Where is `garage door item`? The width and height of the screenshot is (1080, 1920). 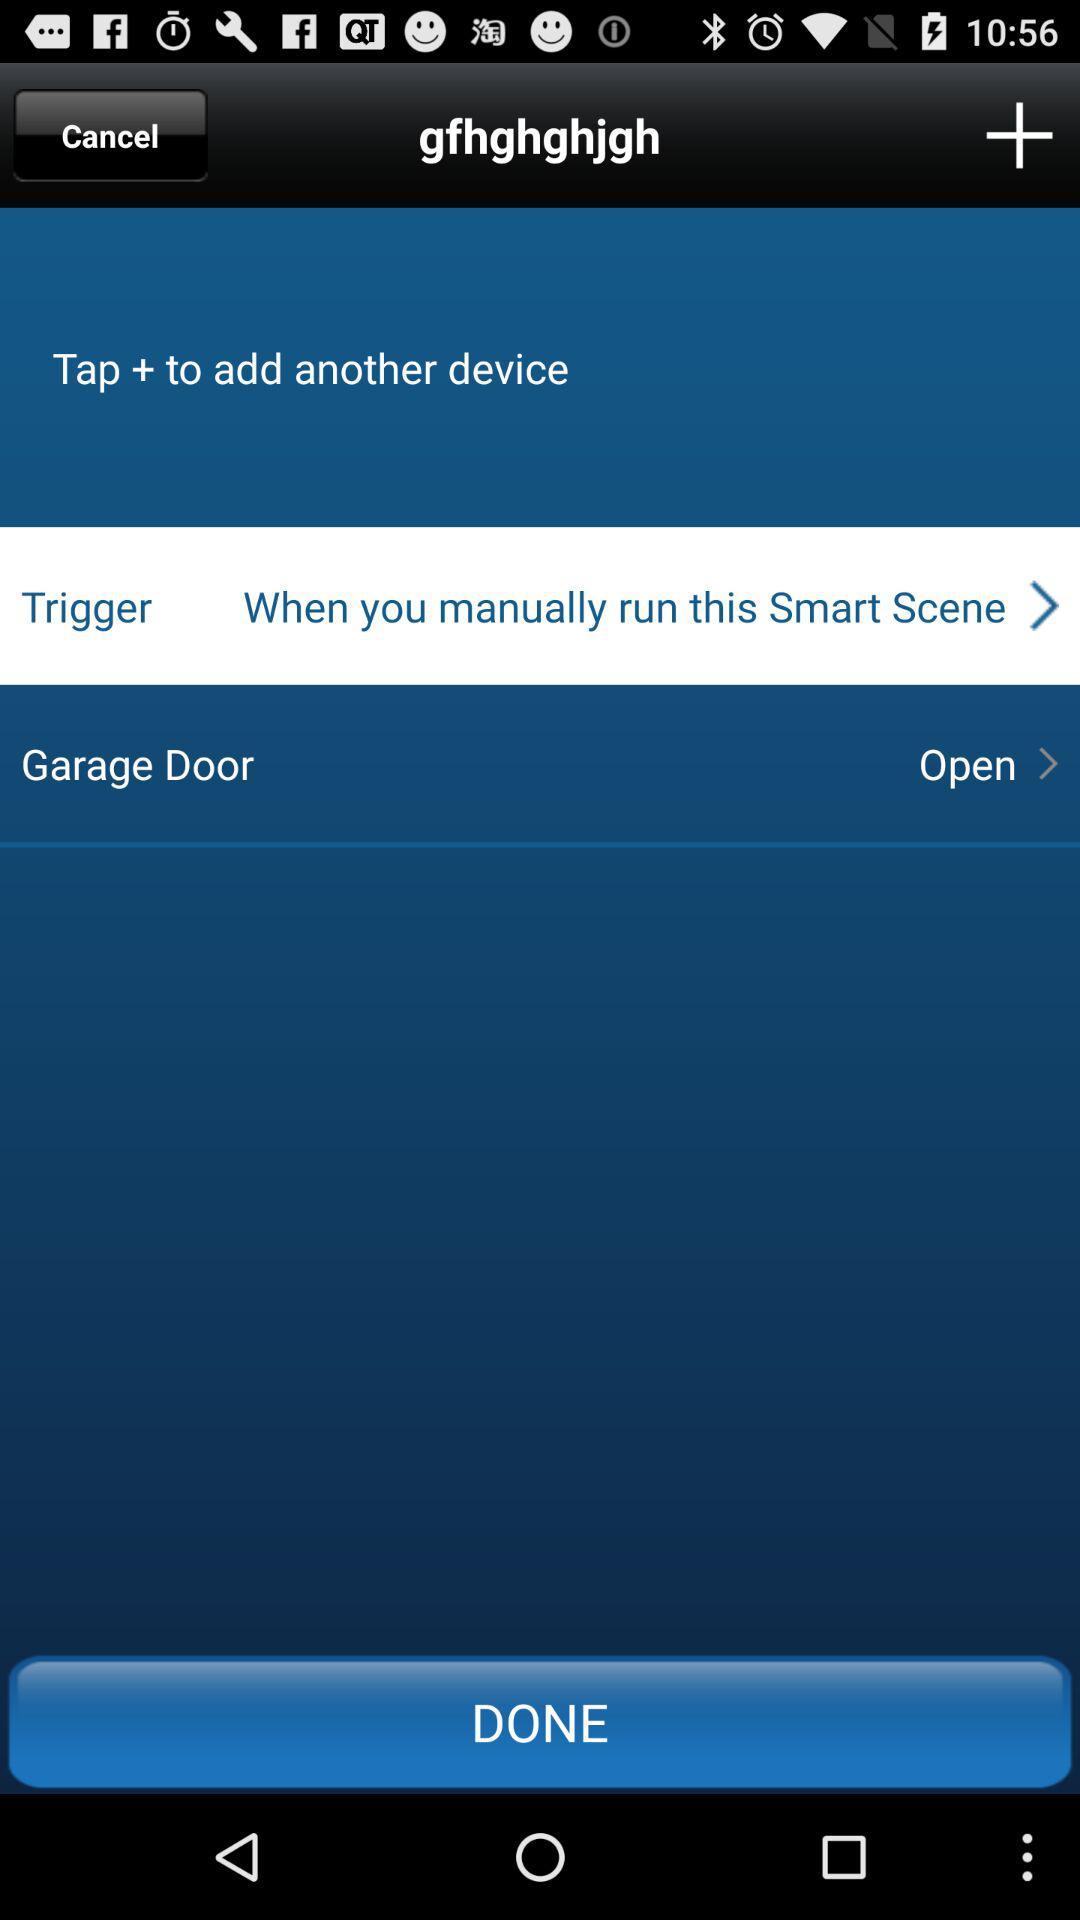 garage door item is located at coordinates (452, 762).